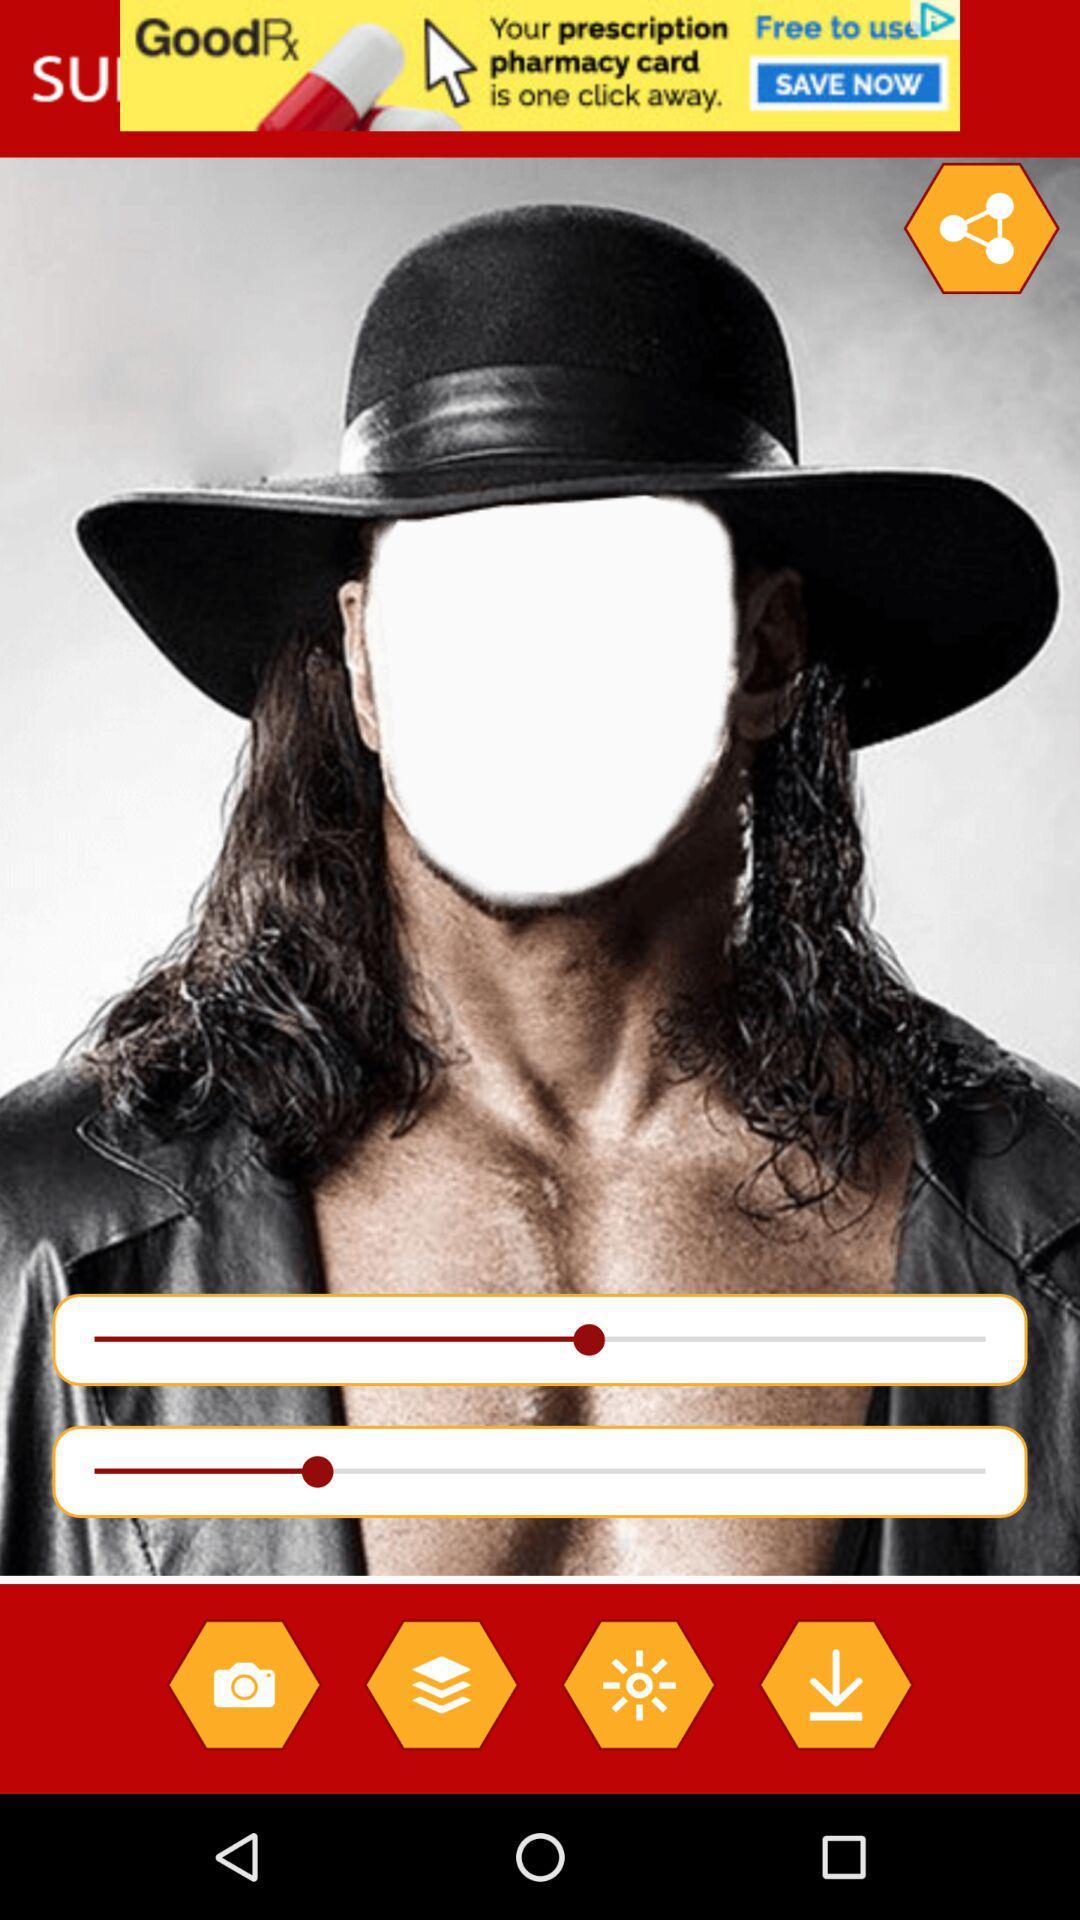  Describe the element at coordinates (440, 1683) in the screenshot. I see `the layers icon` at that location.